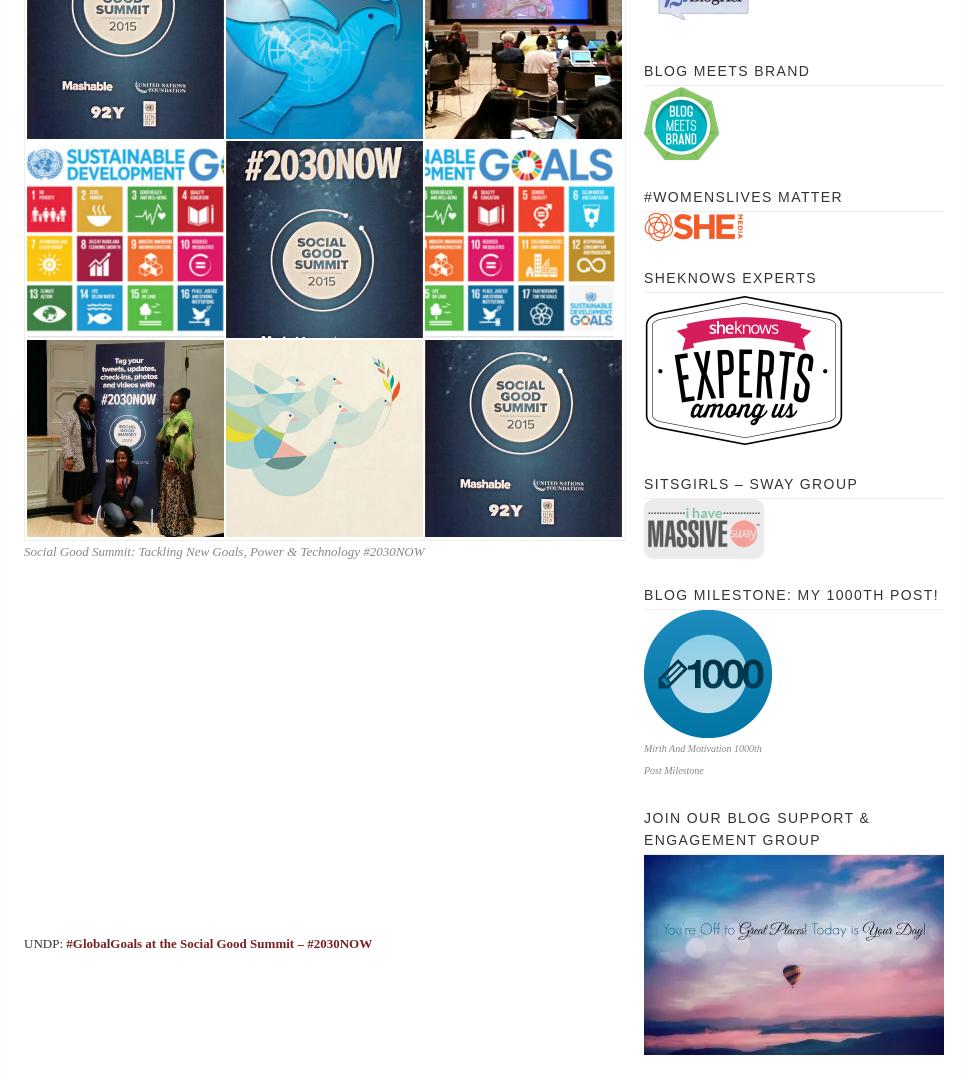  What do you see at coordinates (756, 828) in the screenshot?
I see `'Join Our Blog Support & Engagement Group'` at bounding box center [756, 828].